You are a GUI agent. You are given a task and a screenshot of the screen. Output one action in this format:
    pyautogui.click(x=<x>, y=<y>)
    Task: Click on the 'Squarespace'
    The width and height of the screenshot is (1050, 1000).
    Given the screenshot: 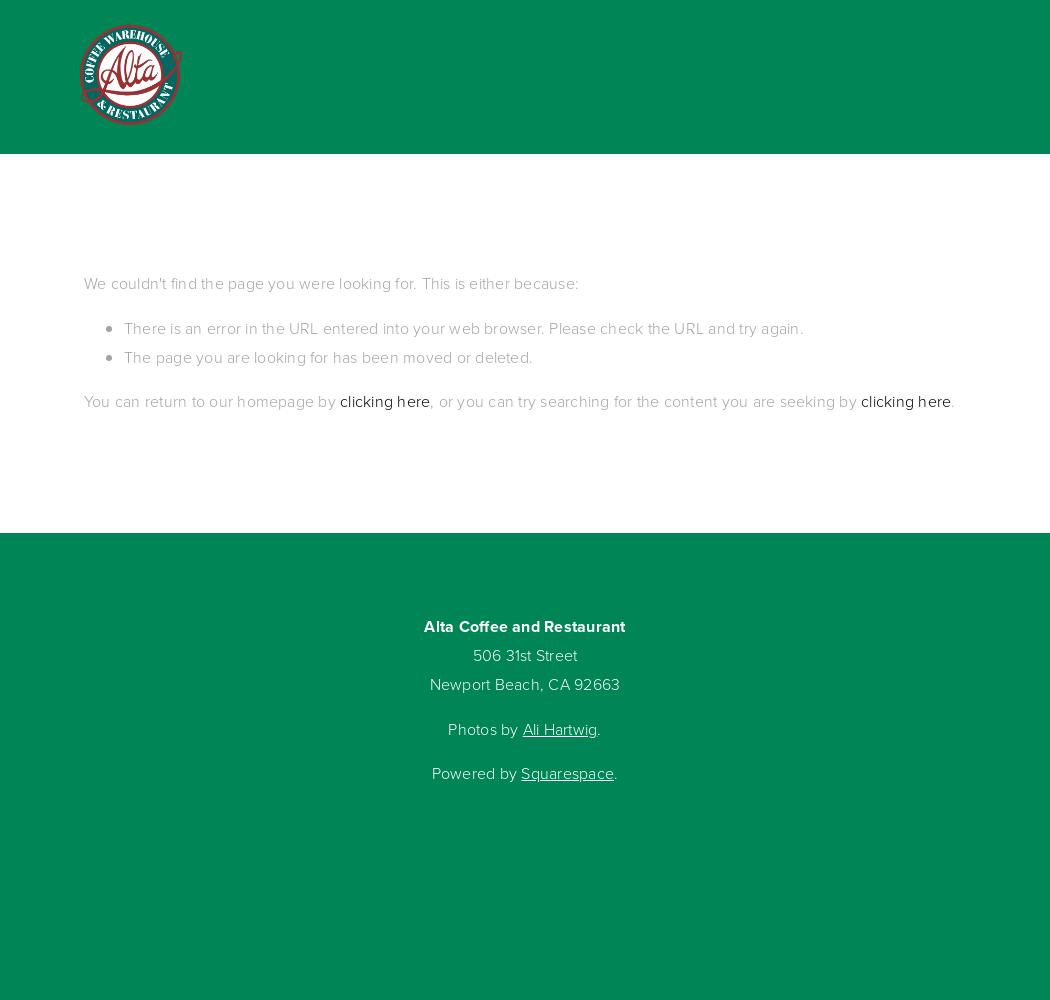 What is the action you would take?
    pyautogui.click(x=566, y=773)
    